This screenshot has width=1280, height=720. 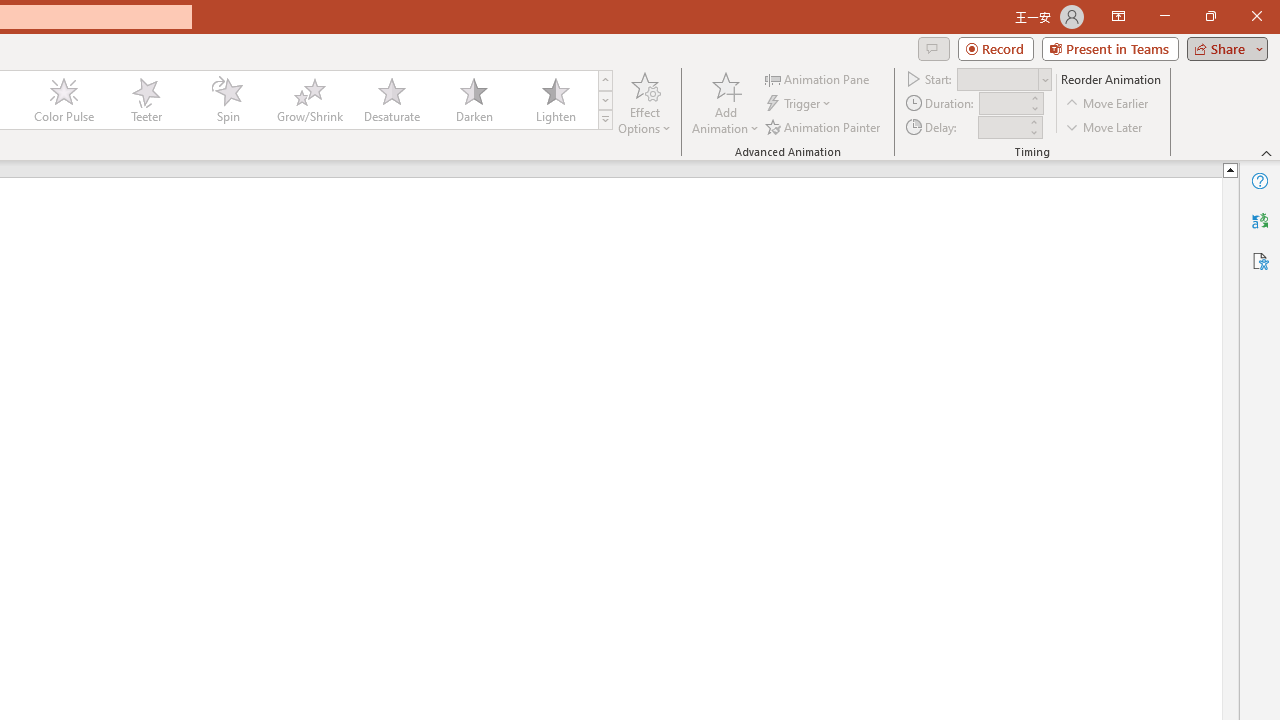 What do you see at coordinates (645, 103) in the screenshot?
I see `'Effect Options'` at bounding box center [645, 103].